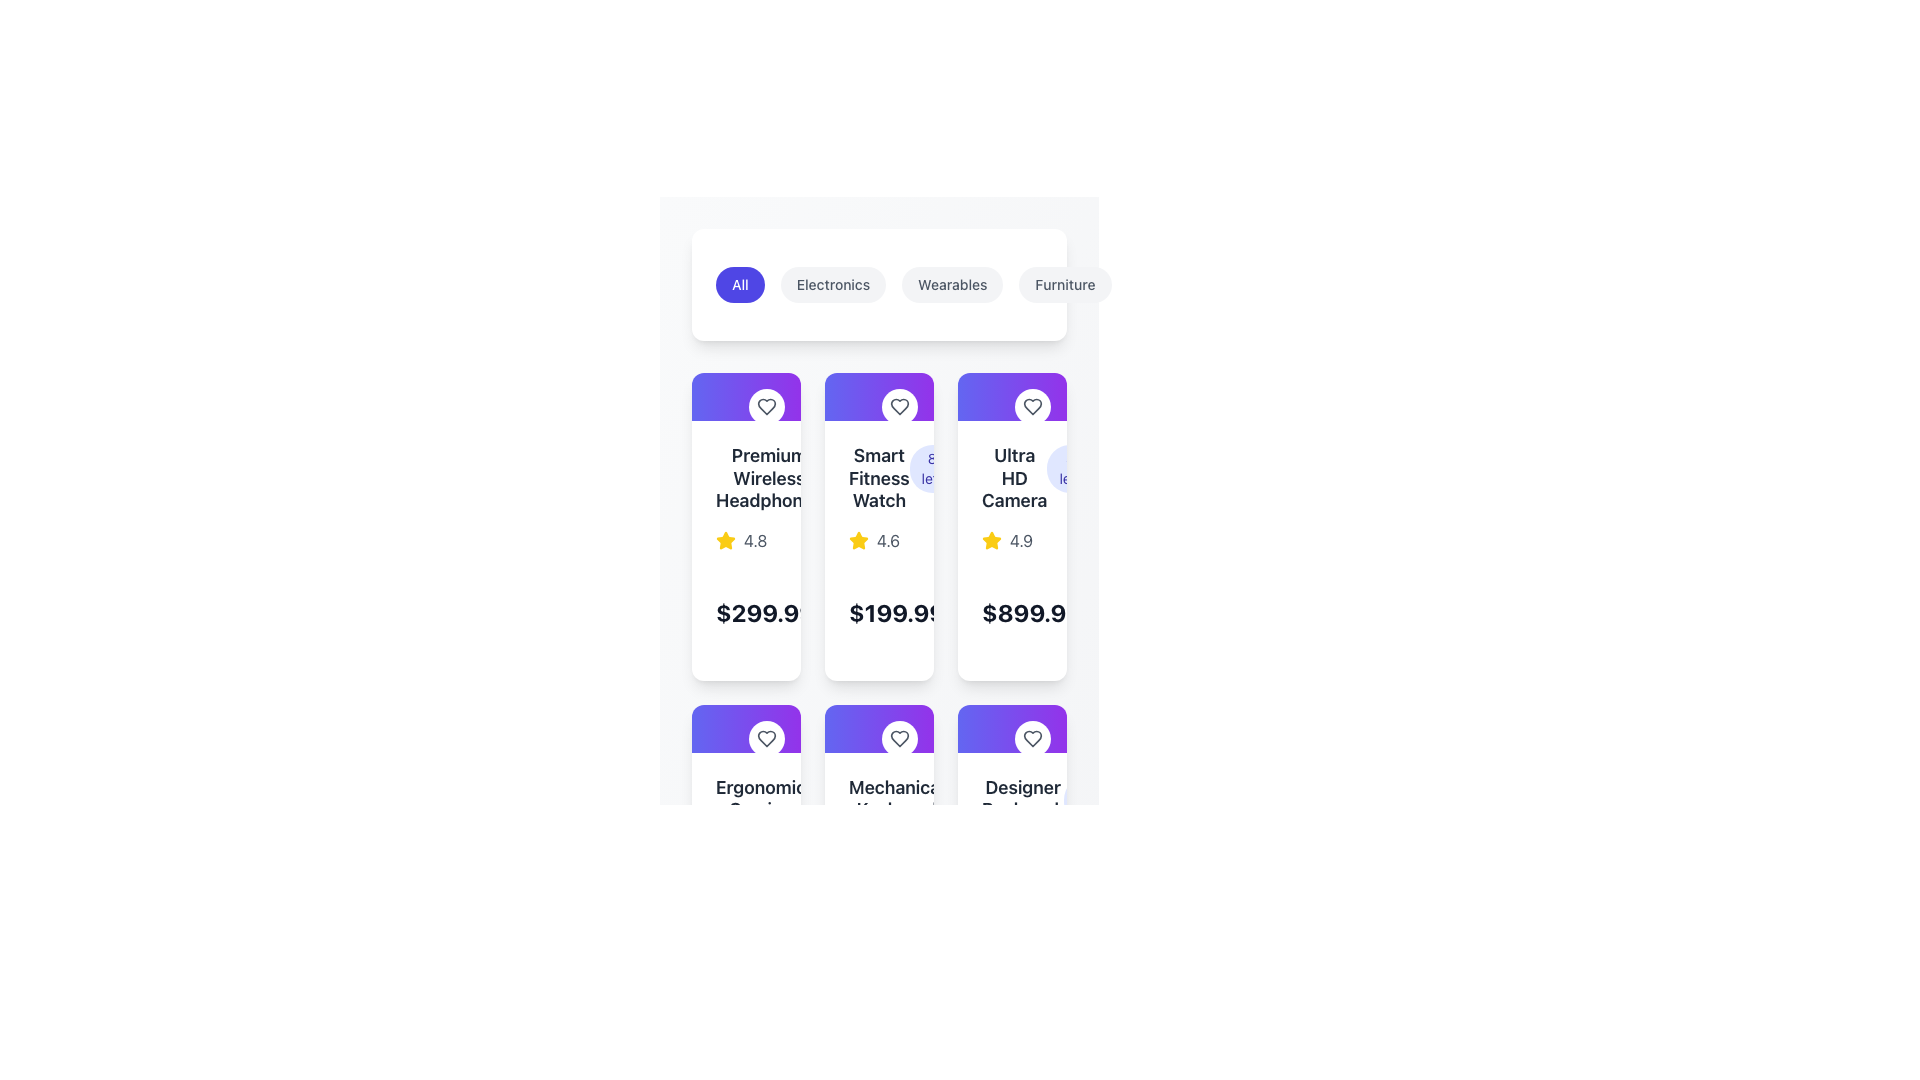 Image resolution: width=1920 pixels, height=1080 pixels. What do you see at coordinates (1032, 611) in the screenshot?
I see `the bold, large-sized static text displaying the price value '$899.9', which is prominently styled and located in the third column of a grid layout, above the 'Add to Cart' button` at bounding box center [1032, 611].